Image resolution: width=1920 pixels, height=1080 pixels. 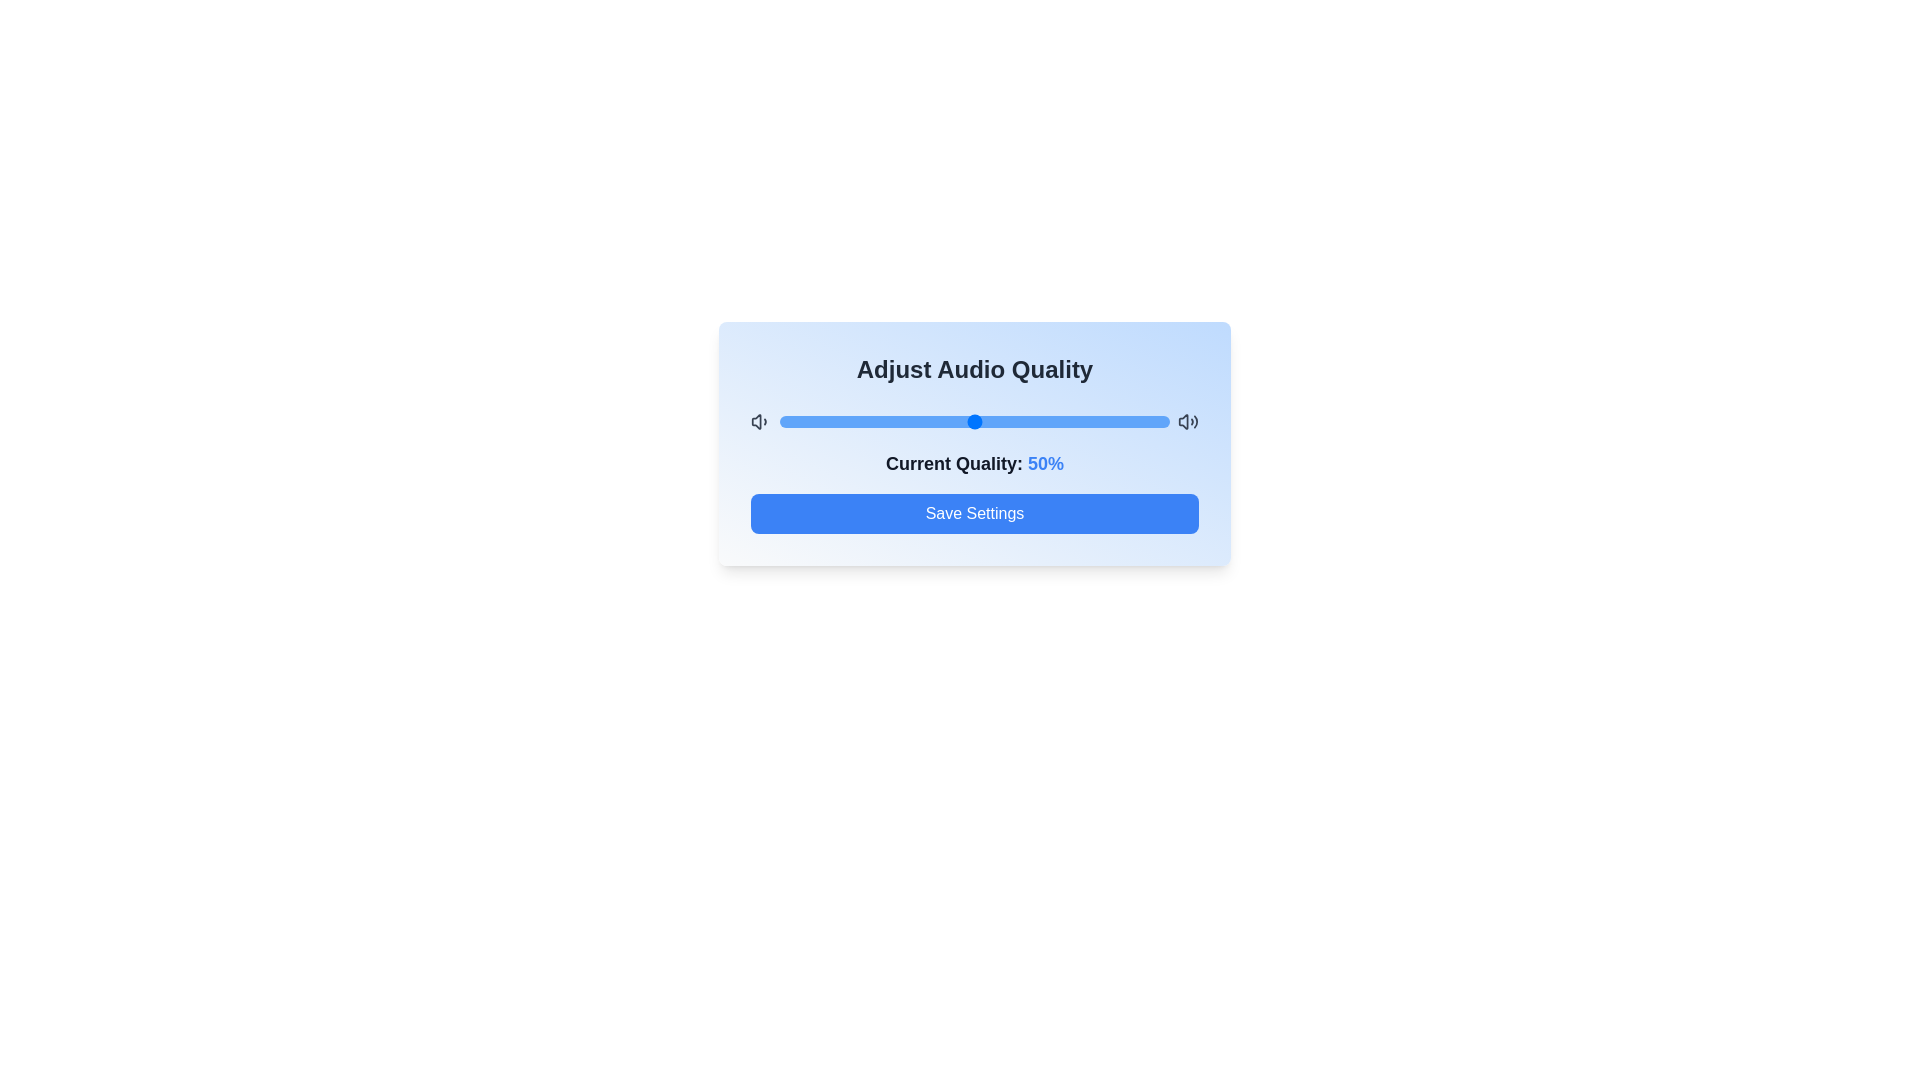 I want to click on the audio quality to 12% by dragging the slider, so click(x=826, y=420).